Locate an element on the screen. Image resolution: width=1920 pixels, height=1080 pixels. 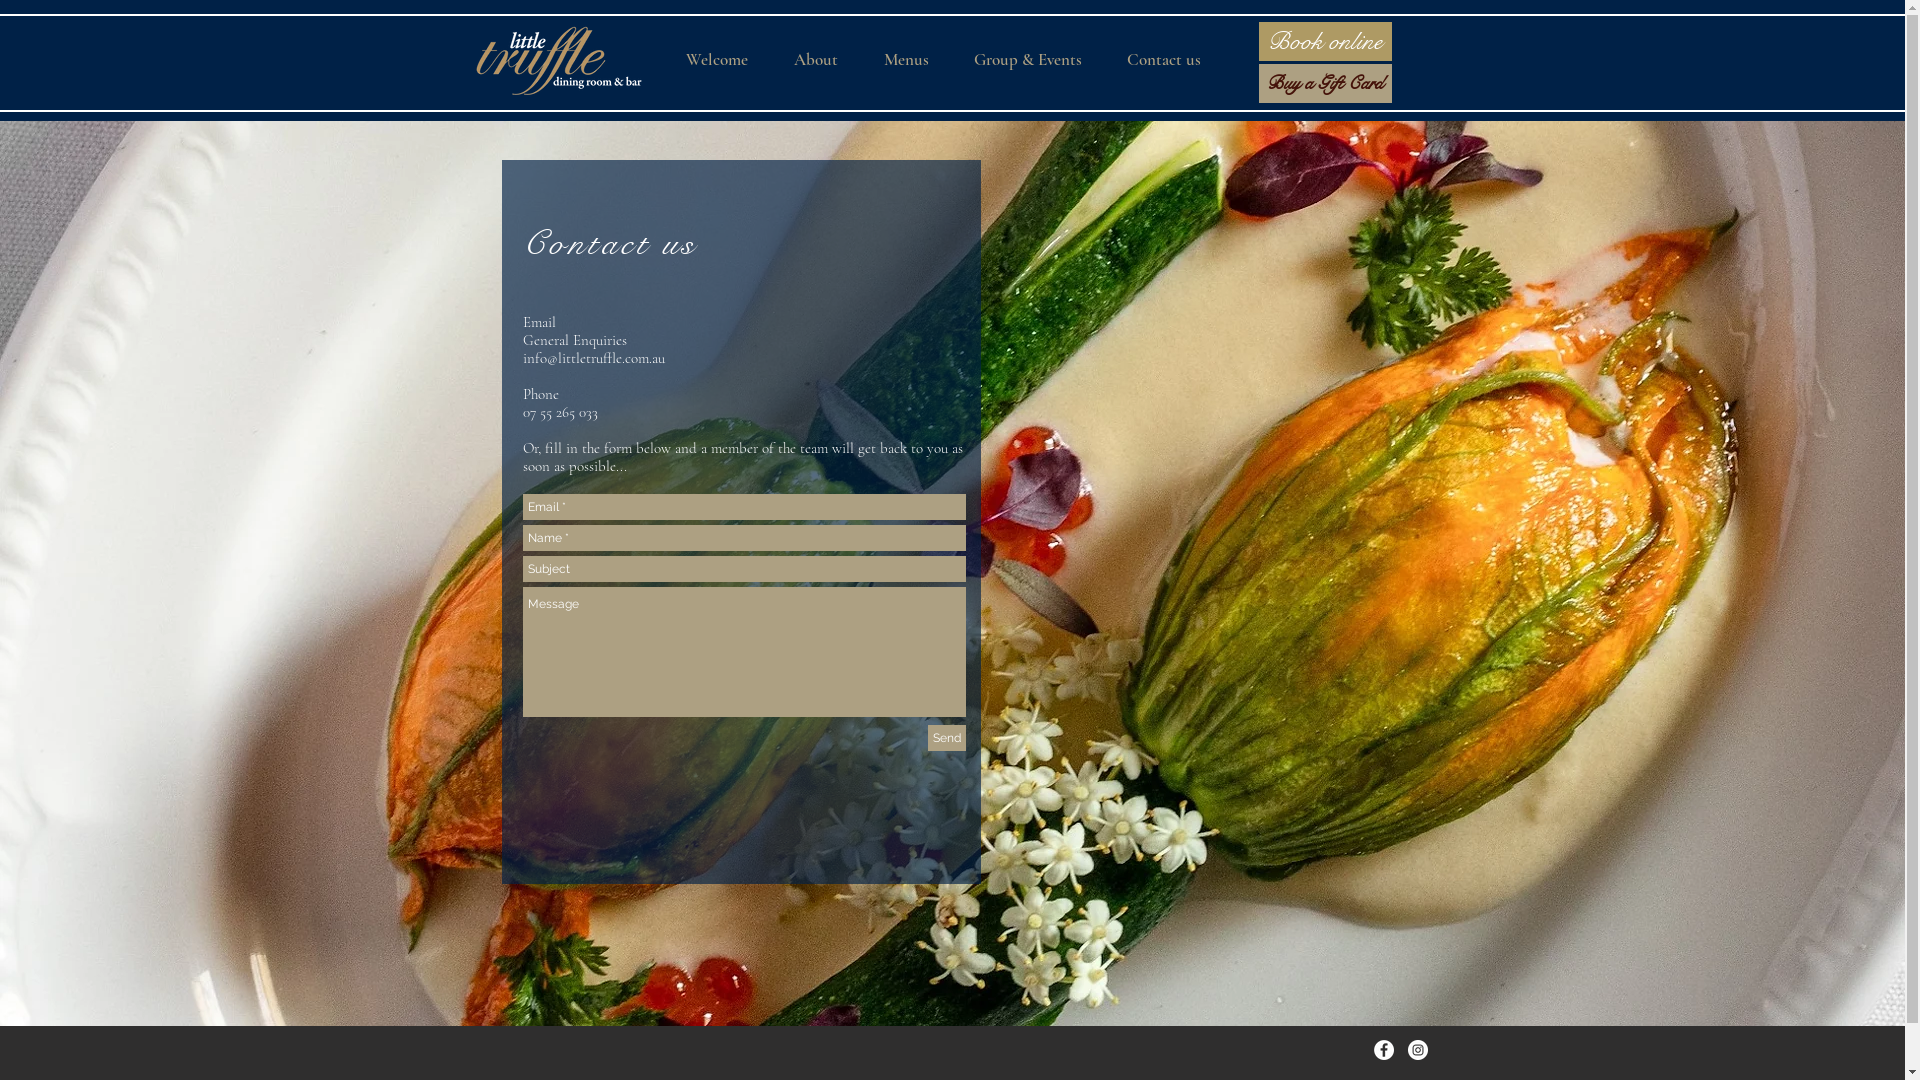
'About' is located at coordinates (825, 59).